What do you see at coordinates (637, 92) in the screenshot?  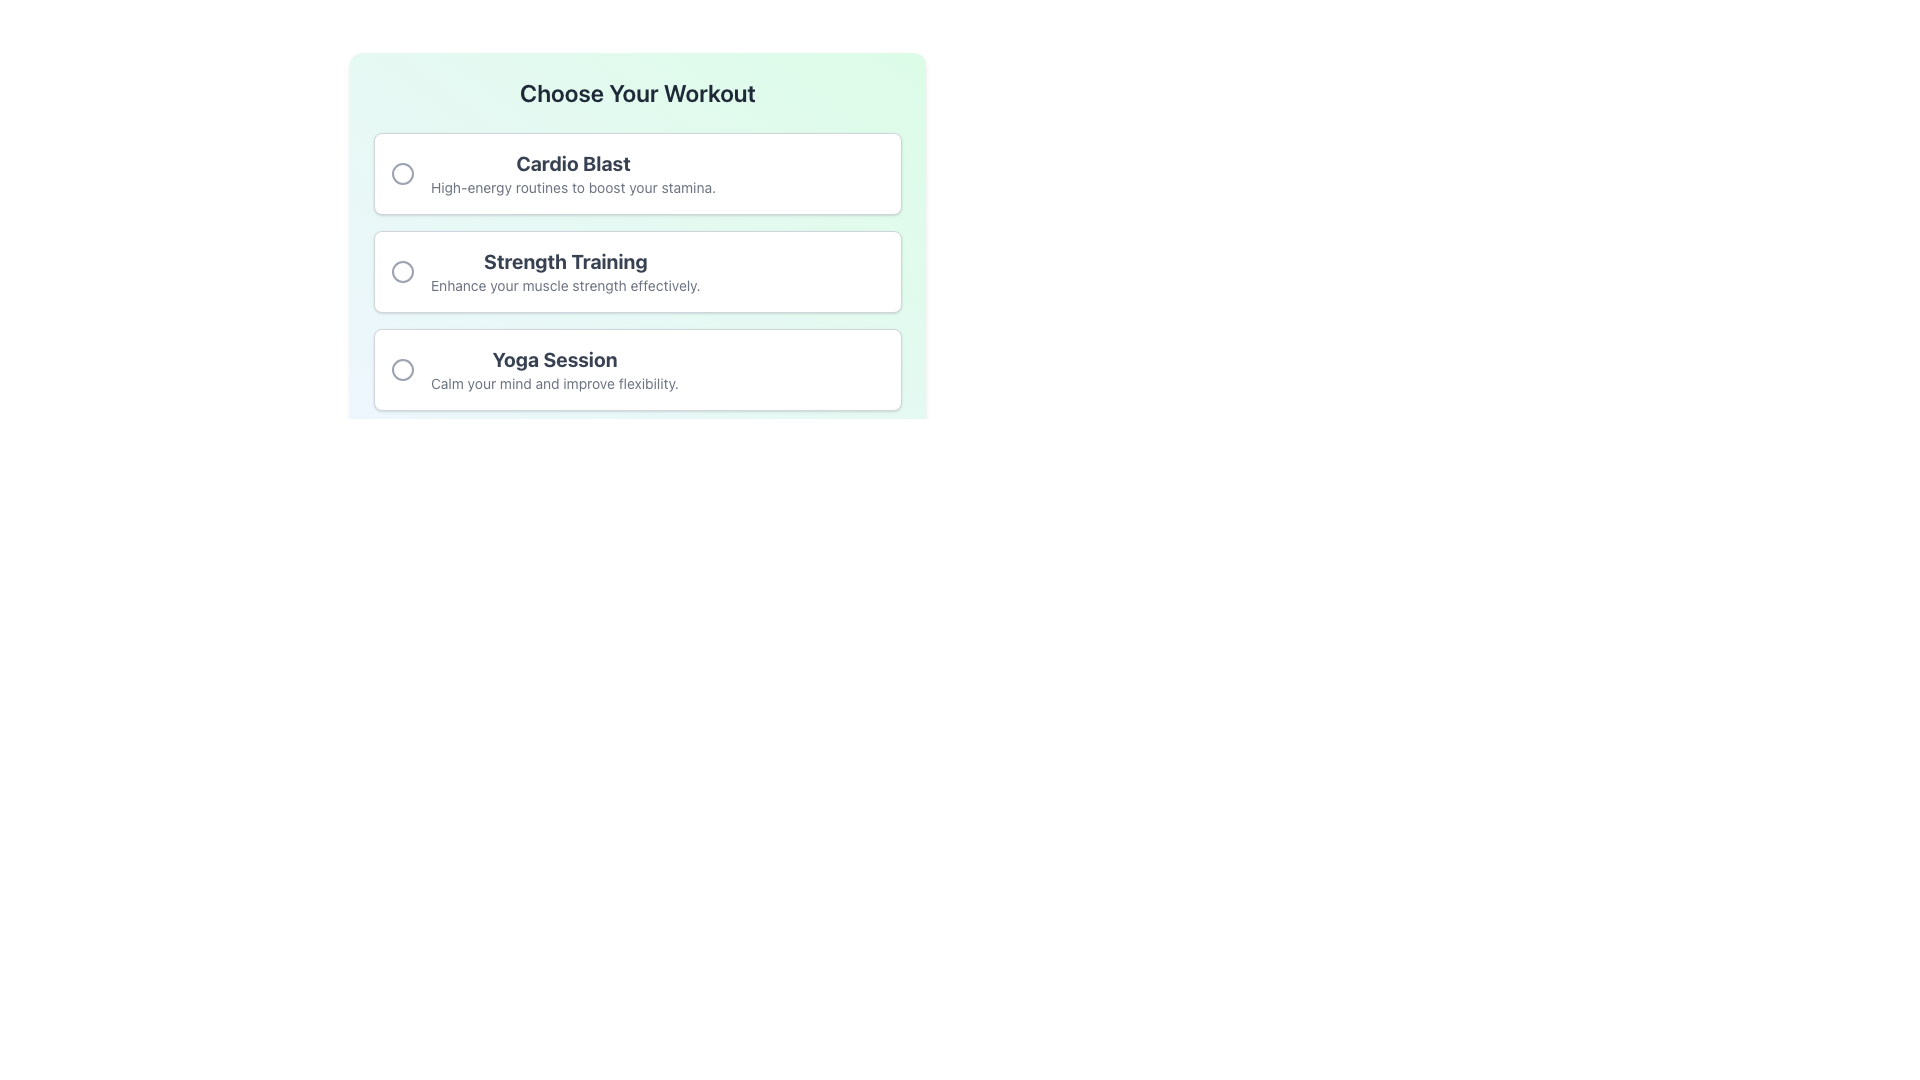 I see `header text 'Choose Your Workout' which is styled in bold, large font and located at the top-center of a light green rounded rectangular panel` at bounding box center [637, 92].